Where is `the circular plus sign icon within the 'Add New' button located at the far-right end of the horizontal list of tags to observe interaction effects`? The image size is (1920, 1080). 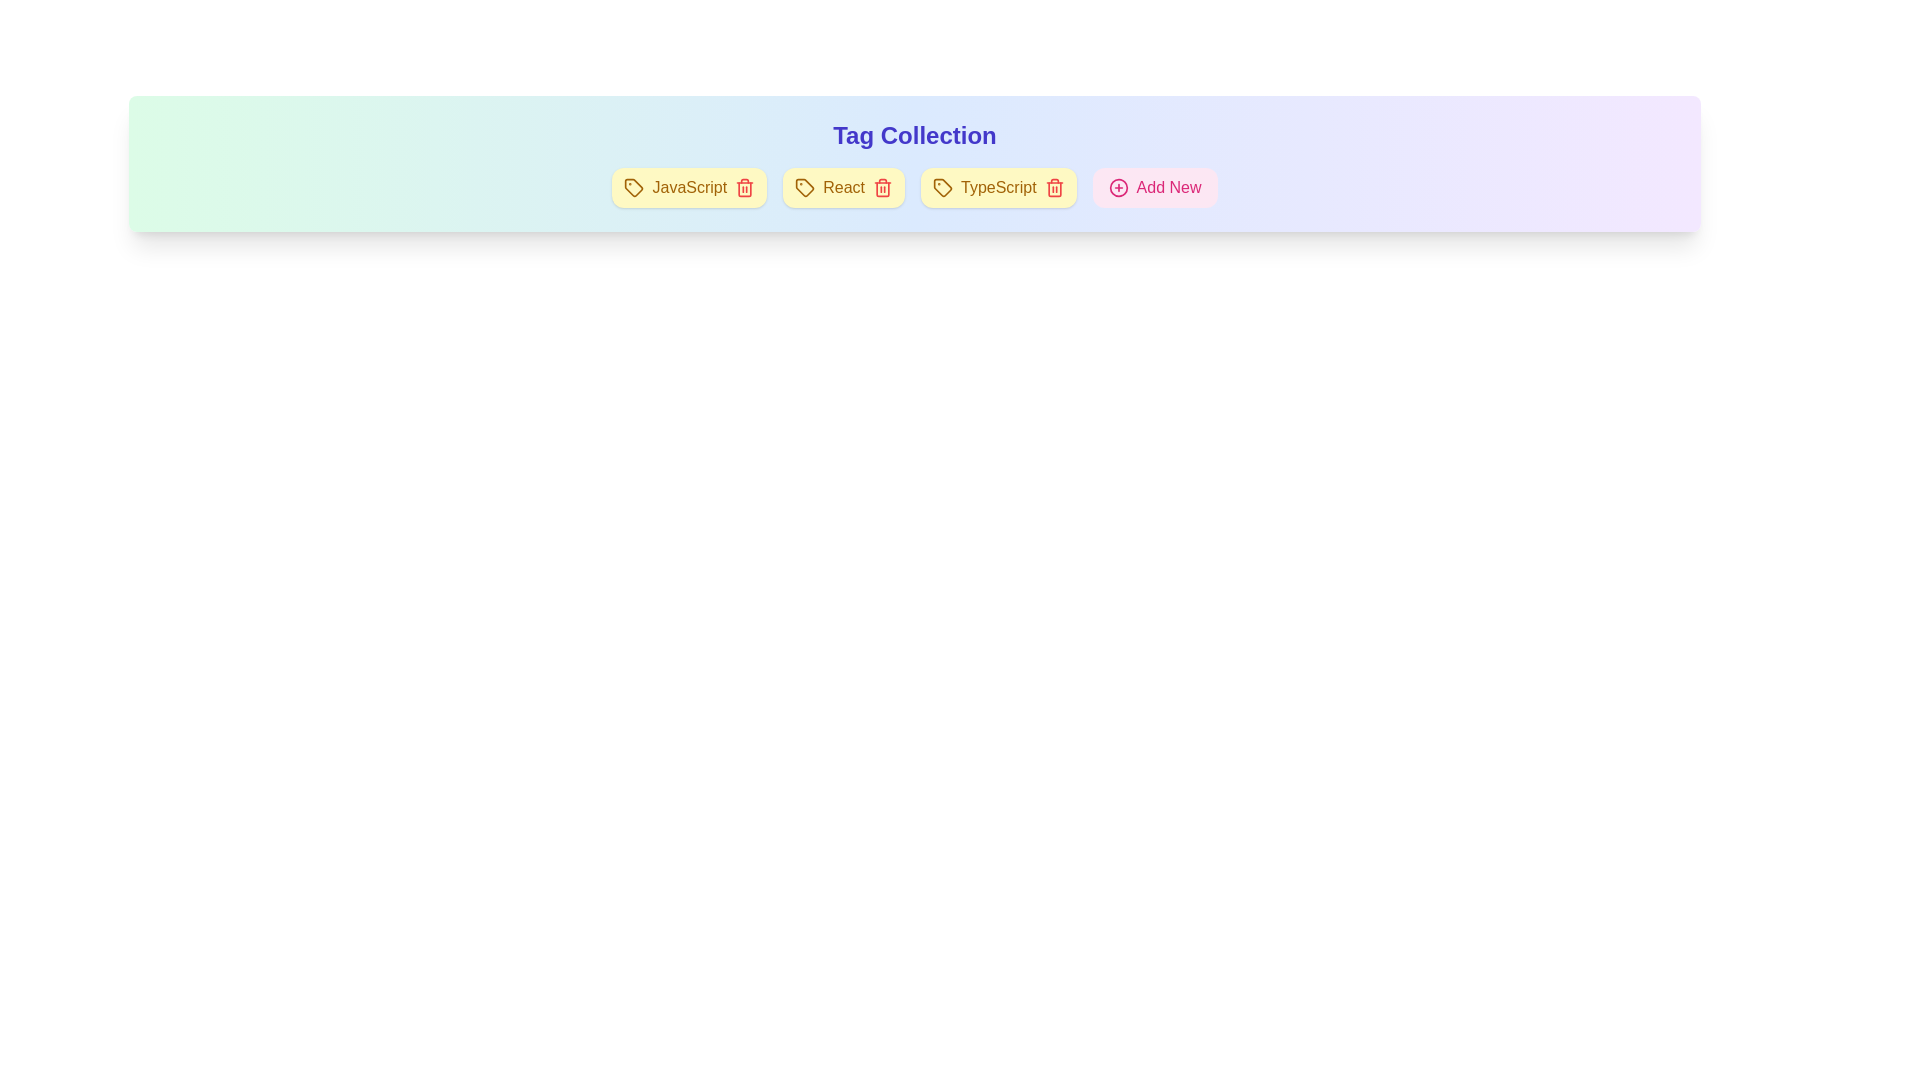
the circular plus sign icon within the 'Add New' button located at the far-right end of the horizontal list of tags to observe interaction effects is located at coordinates (1117, 188).